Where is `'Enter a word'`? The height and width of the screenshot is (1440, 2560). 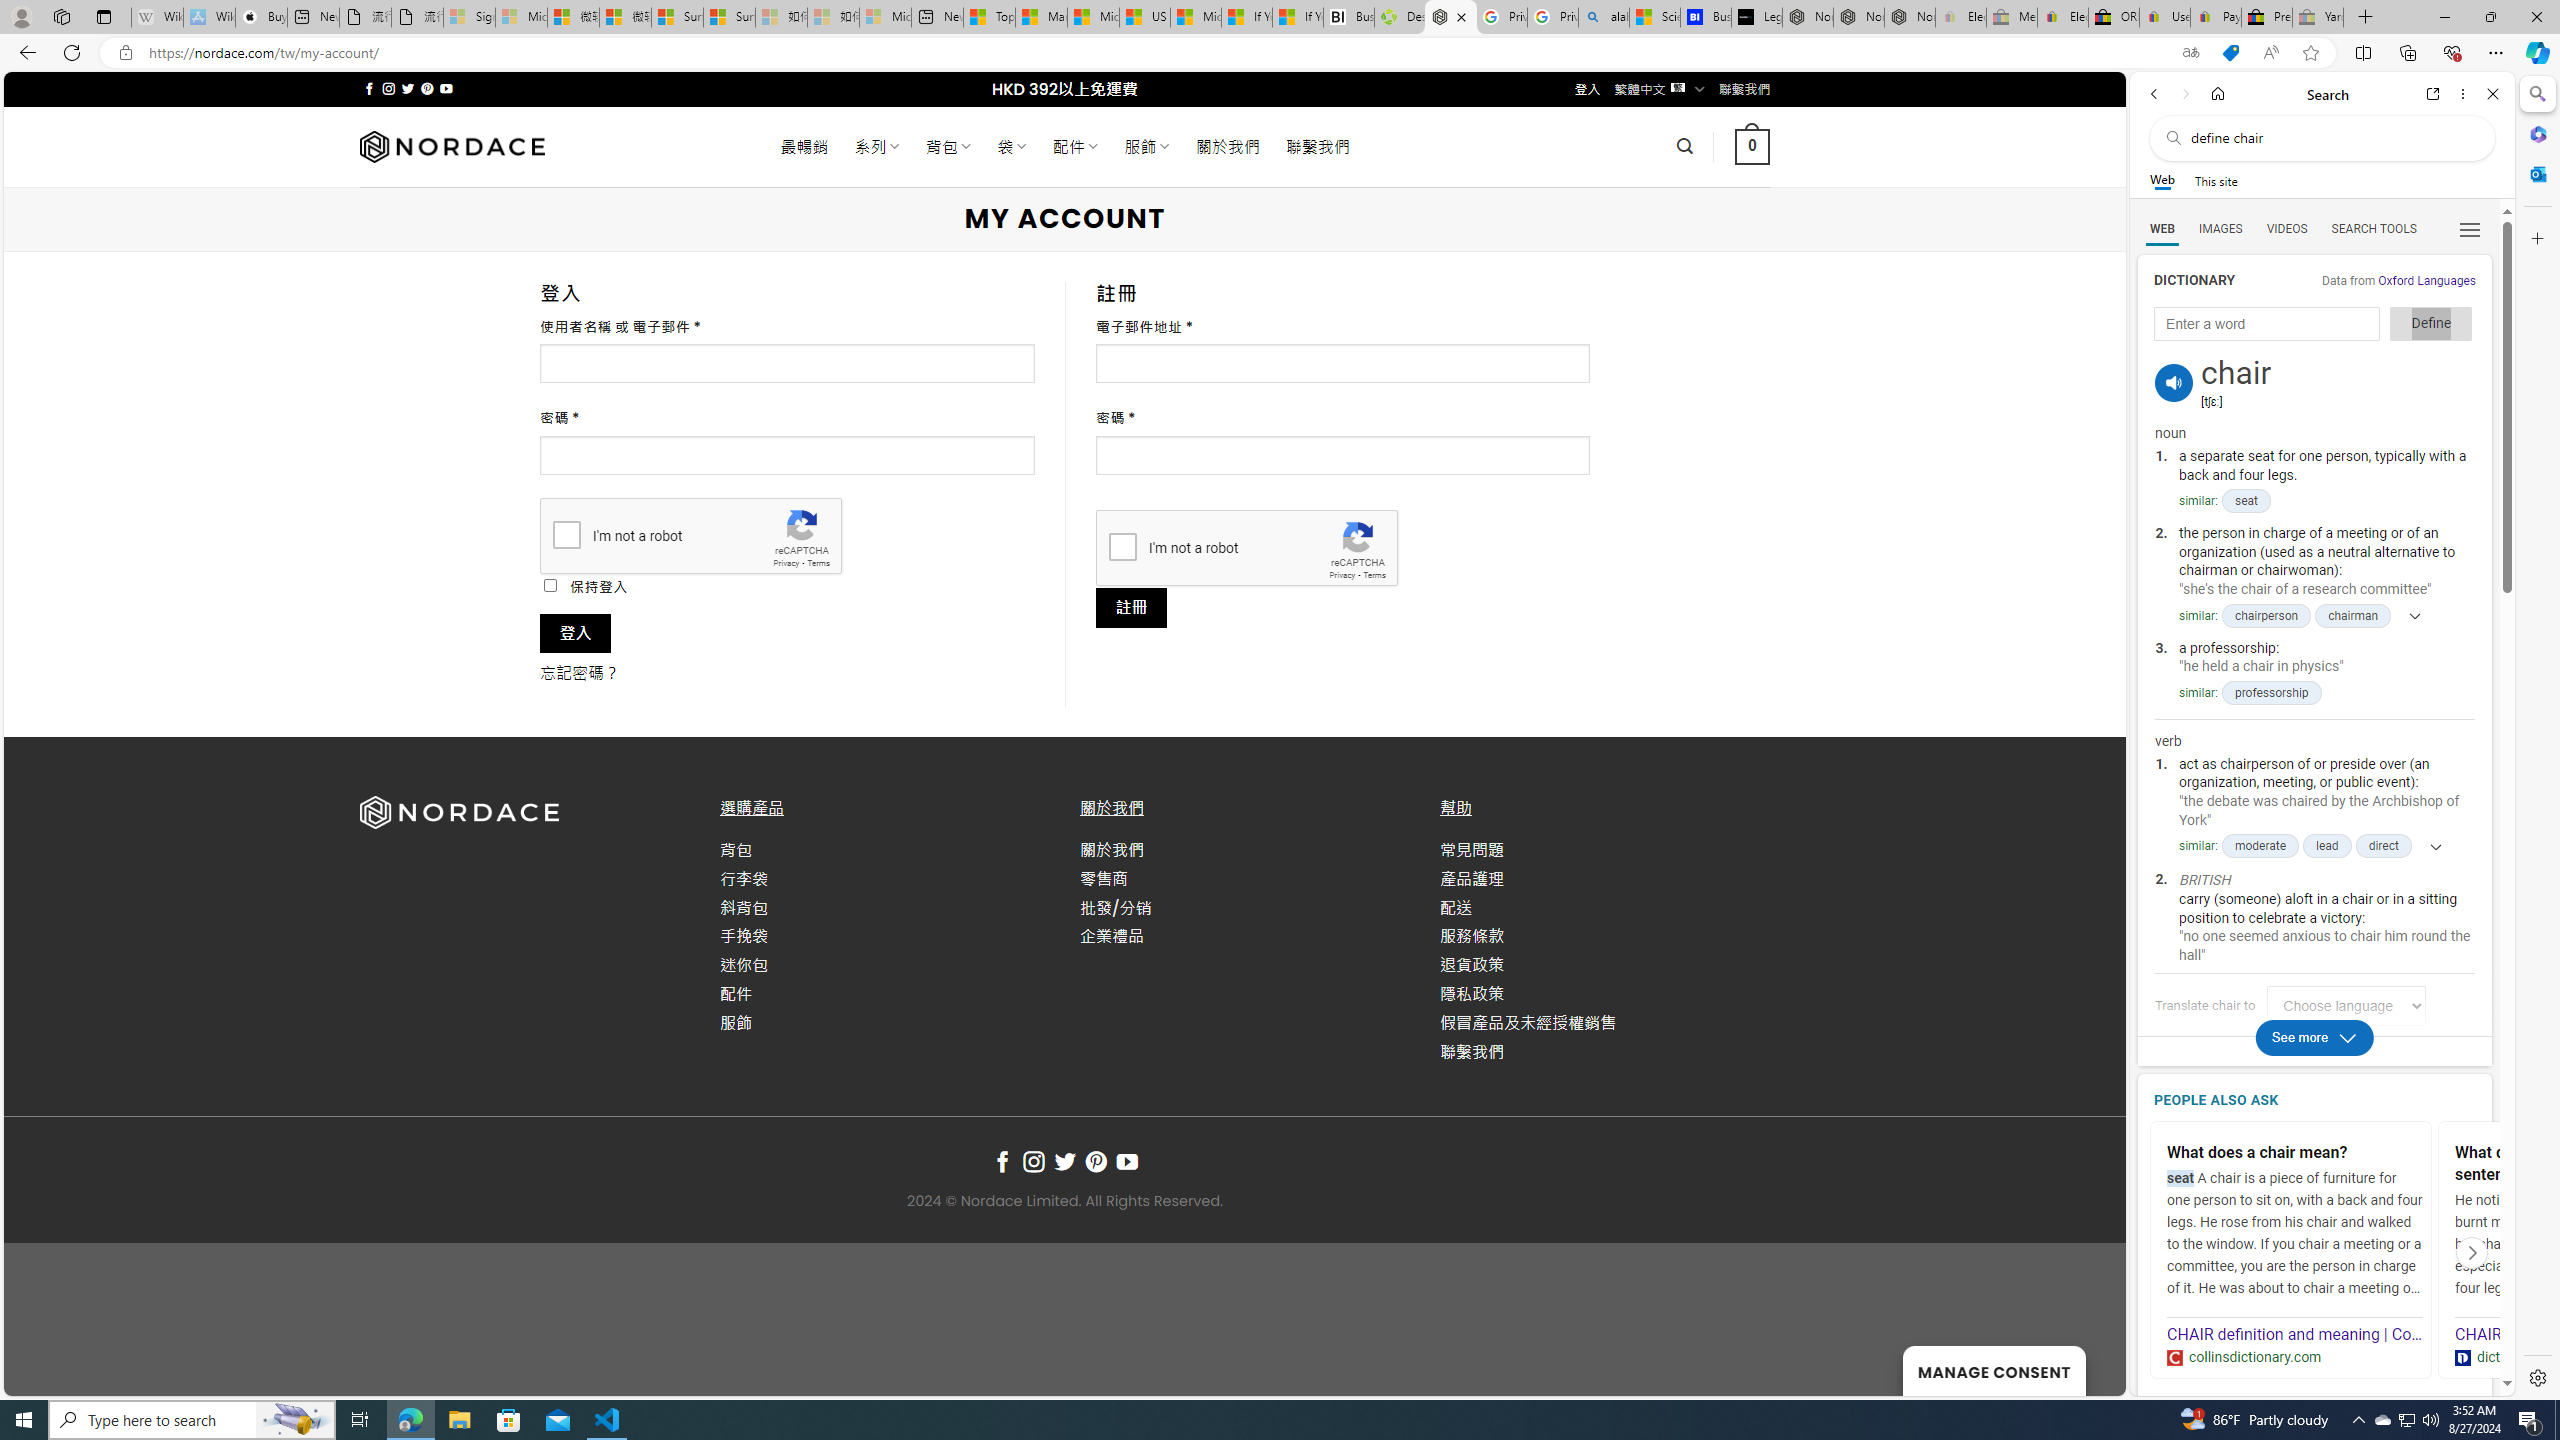 'Enter a word' is located at coordinates (2266, 323).